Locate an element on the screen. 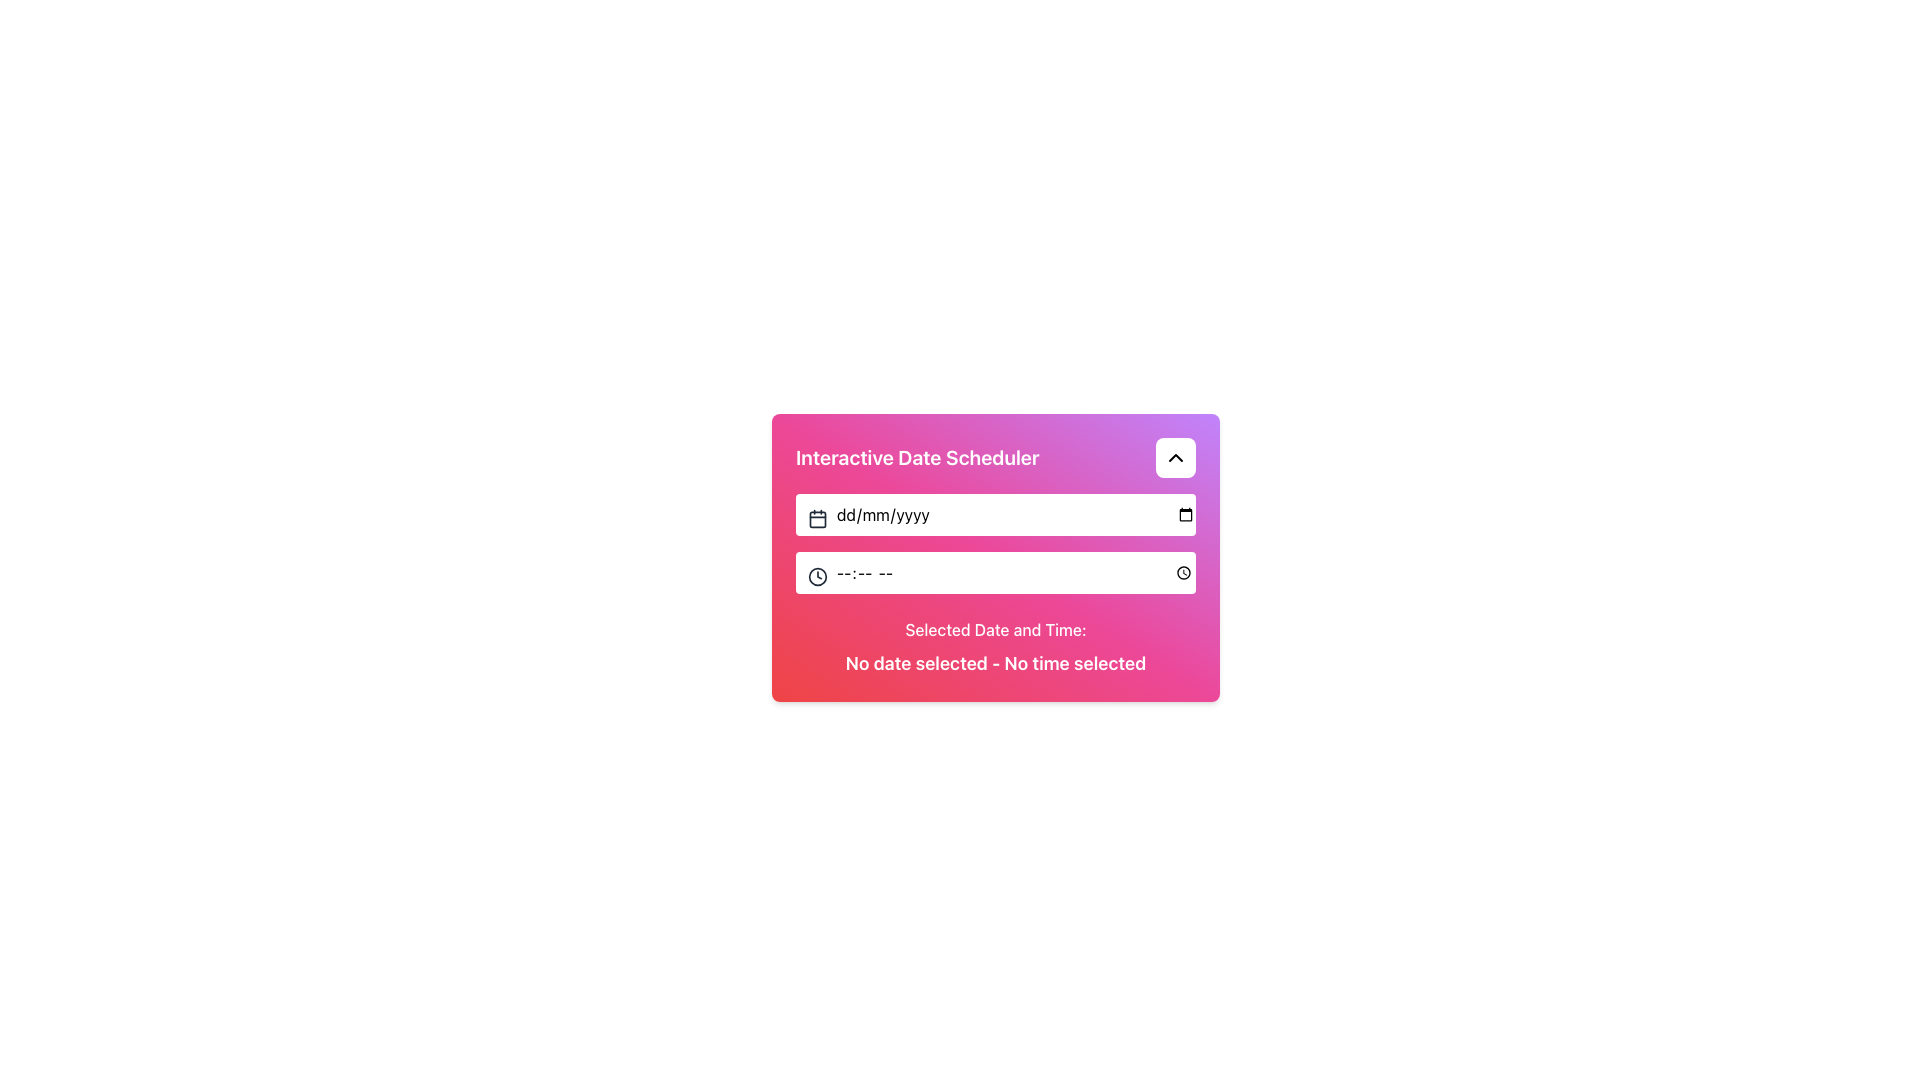 The image size is (1920, 1080). the circular decorative component of the clock icon in the 'Interactive Date Scheduler' interface, which serves as a boundary for the clock icon positioned to the left of the second text input field is located at coordinates (817, 576).